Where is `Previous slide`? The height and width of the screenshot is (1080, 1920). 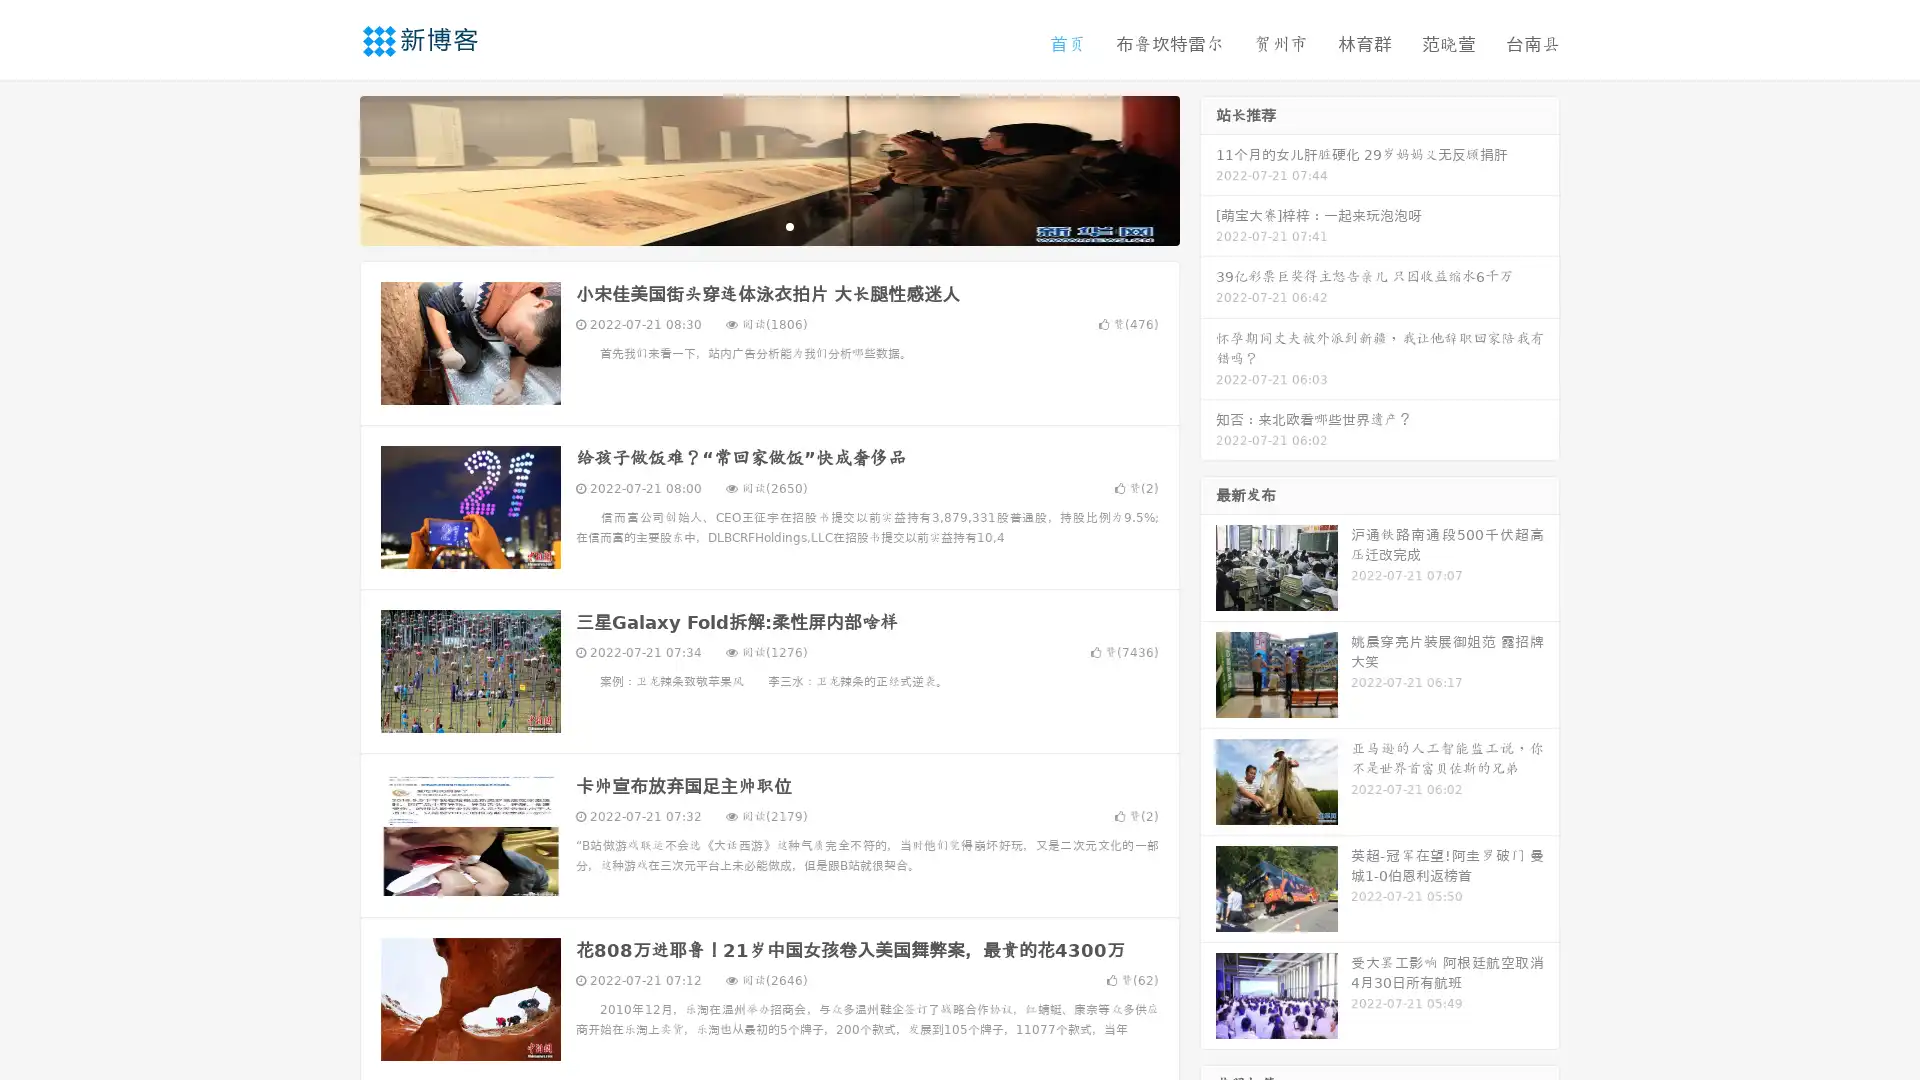
Previous slide is located at coordinates (330, 168).